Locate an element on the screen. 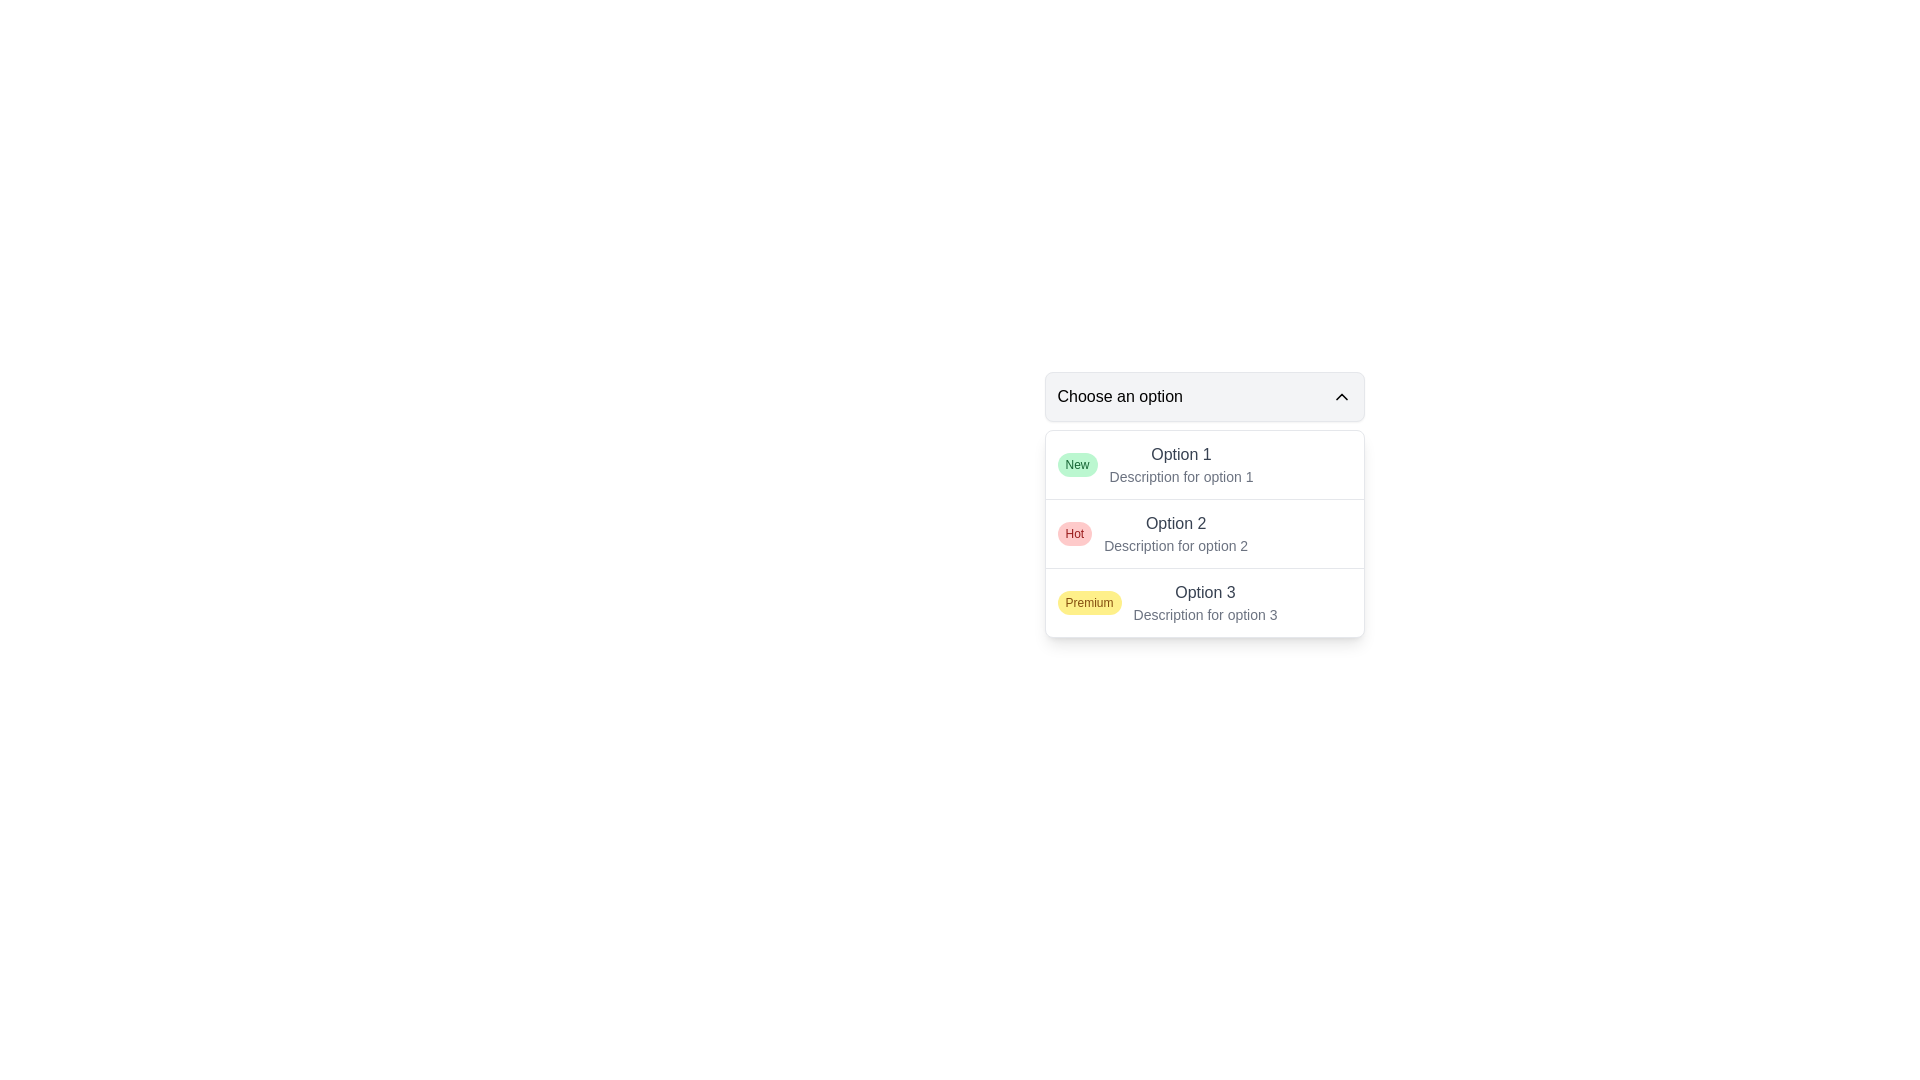 The width and height of the screenshot is (1920, 1080). the 'Premium Option 3' list item in the dropdown menu is located at coordinates (1203, 601).